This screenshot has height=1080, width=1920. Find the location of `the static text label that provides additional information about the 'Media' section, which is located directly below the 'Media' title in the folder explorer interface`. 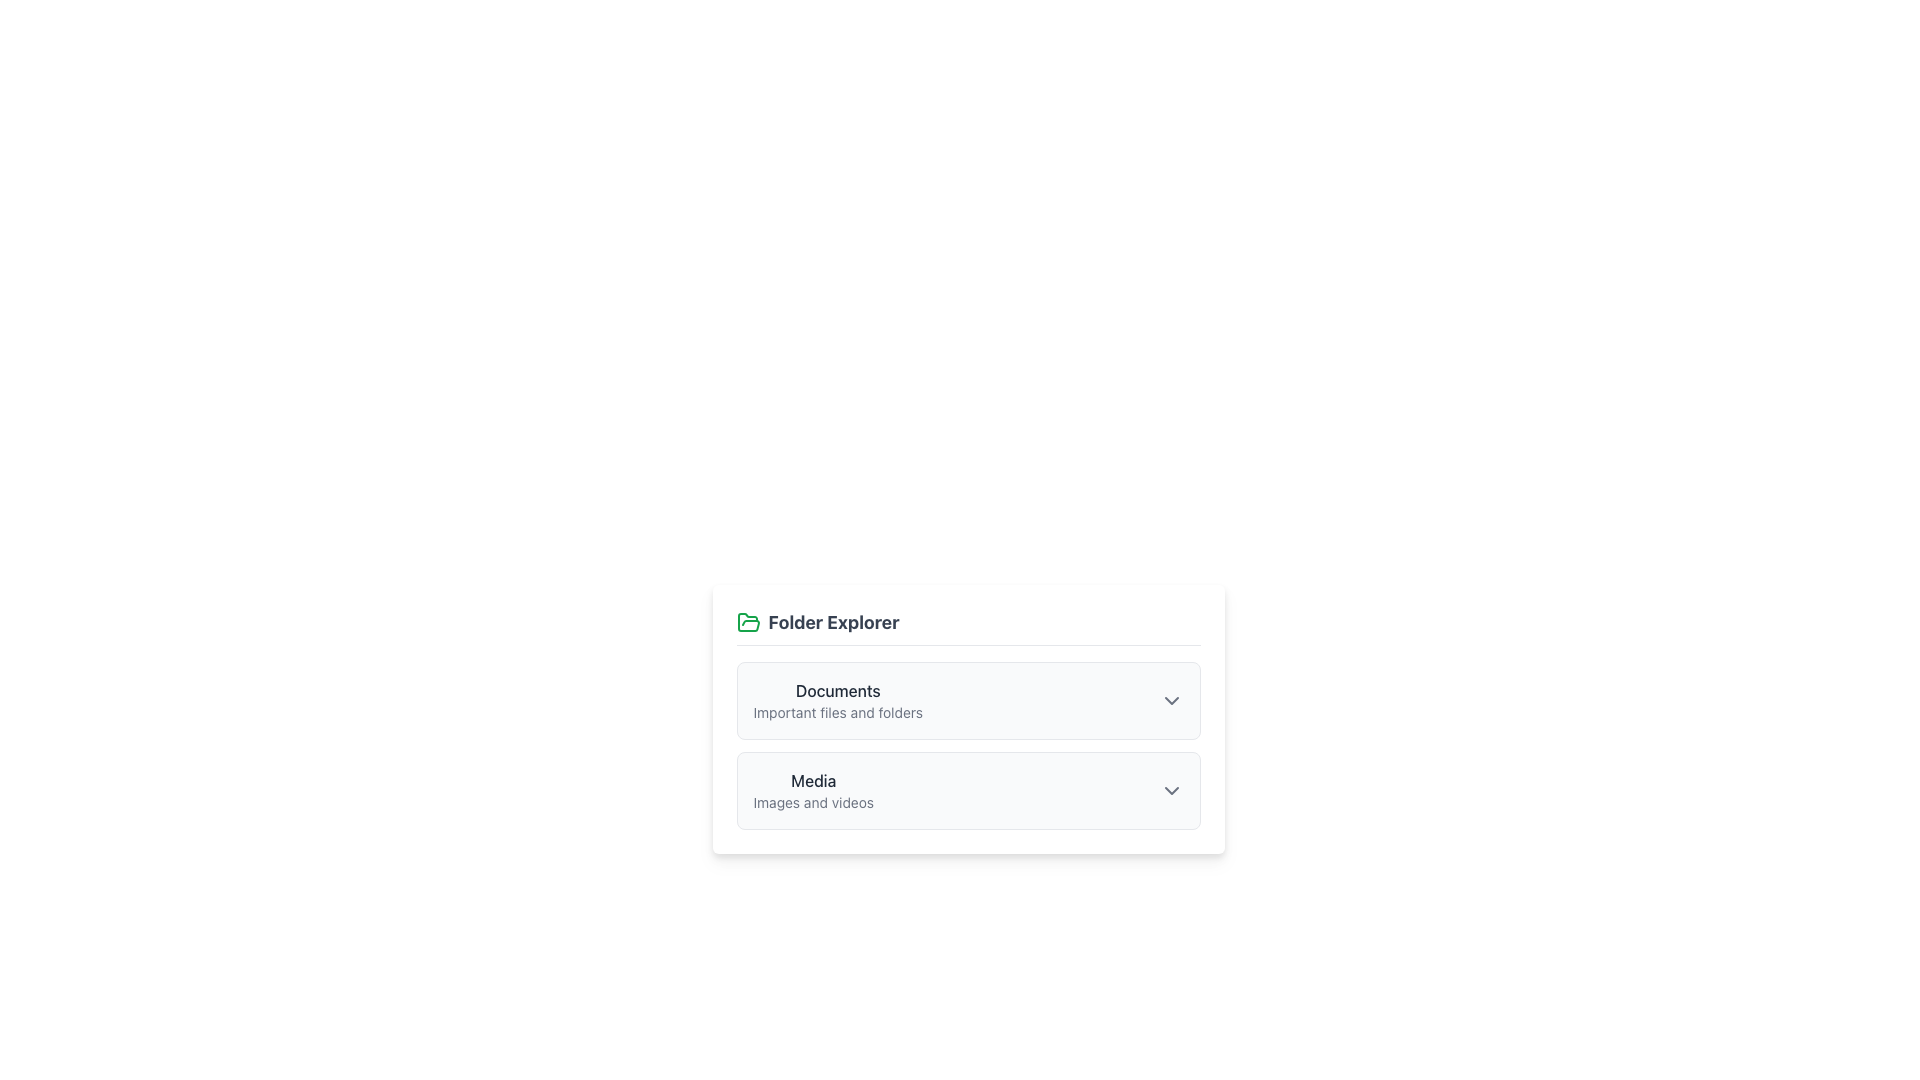

the static text label that provides additional information about the 'Media' section, which is located directly below the 'Media' title in the folder explorer interface is located at coordinates (813, 801).